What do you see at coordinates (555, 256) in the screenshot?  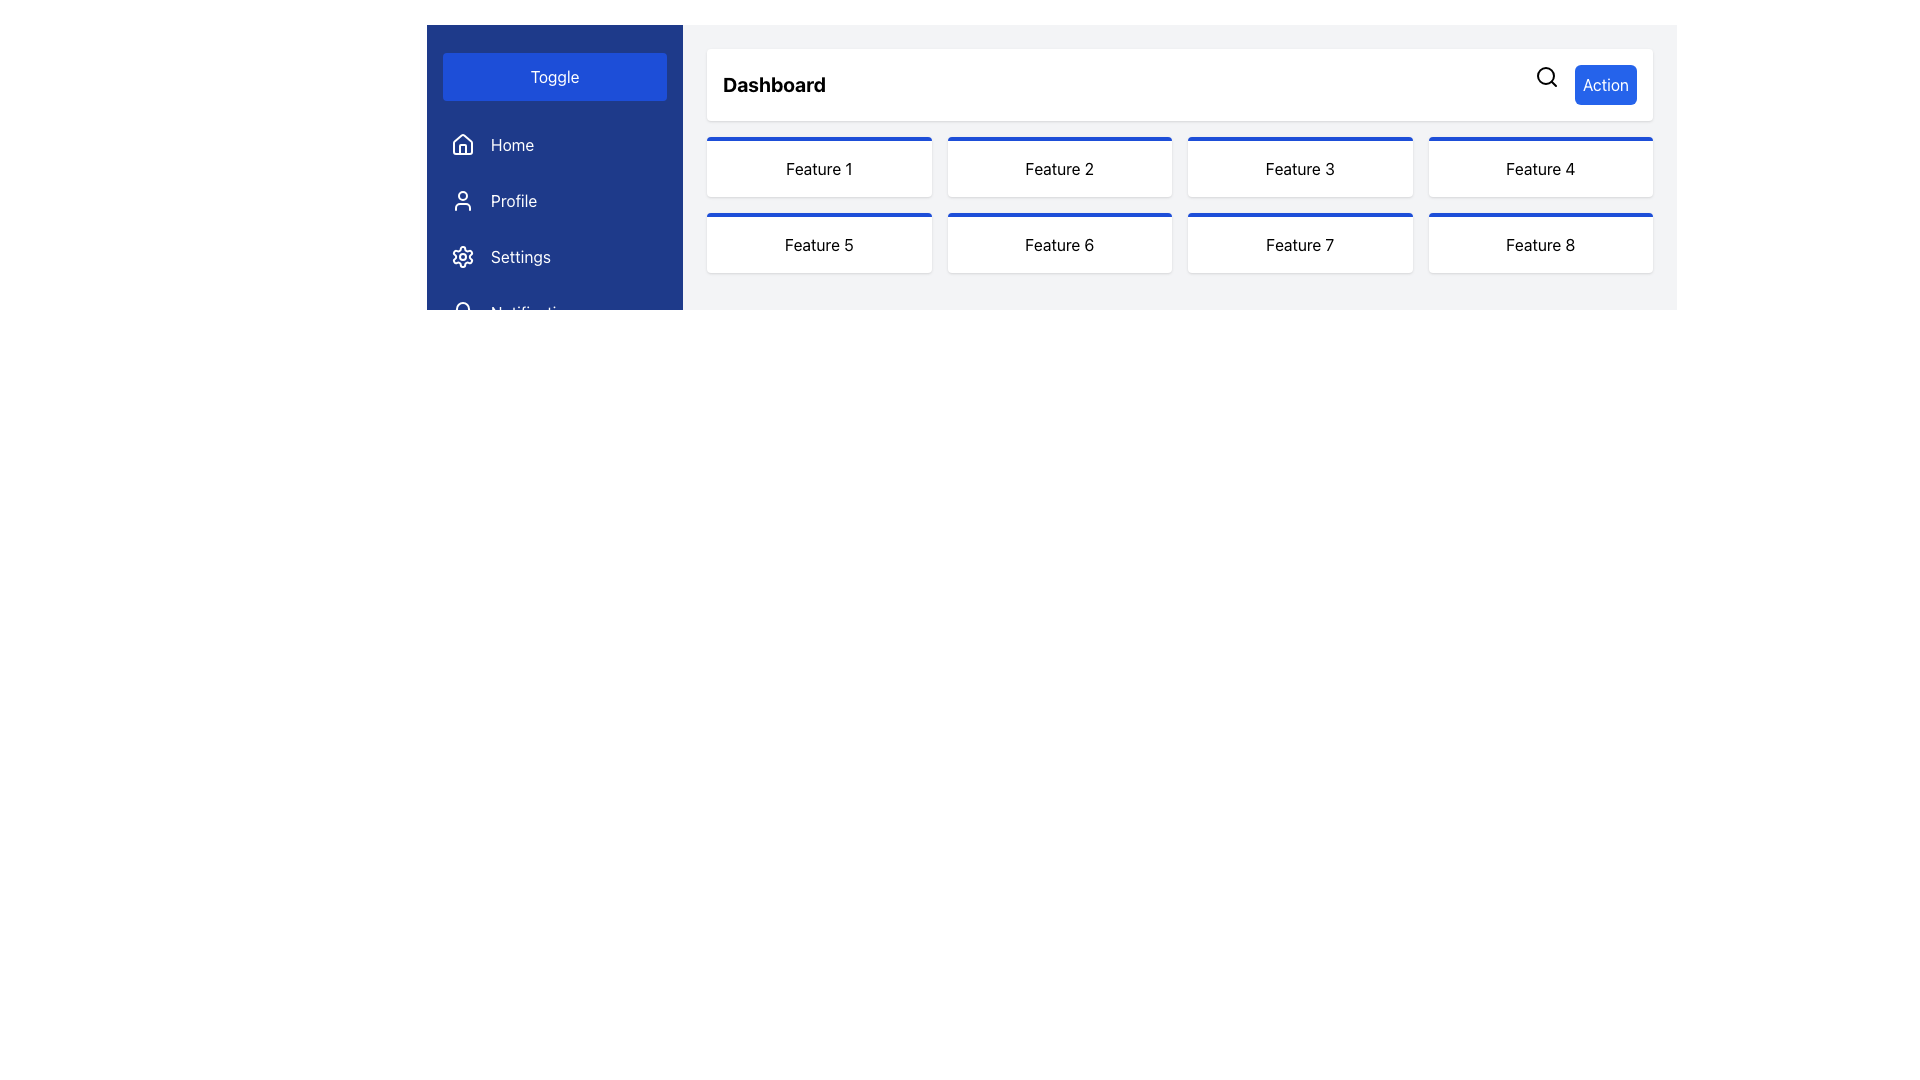 I see `the 'Settings' button, which is the third menu item in the blue sidebar` at bounding box center [555, 256].